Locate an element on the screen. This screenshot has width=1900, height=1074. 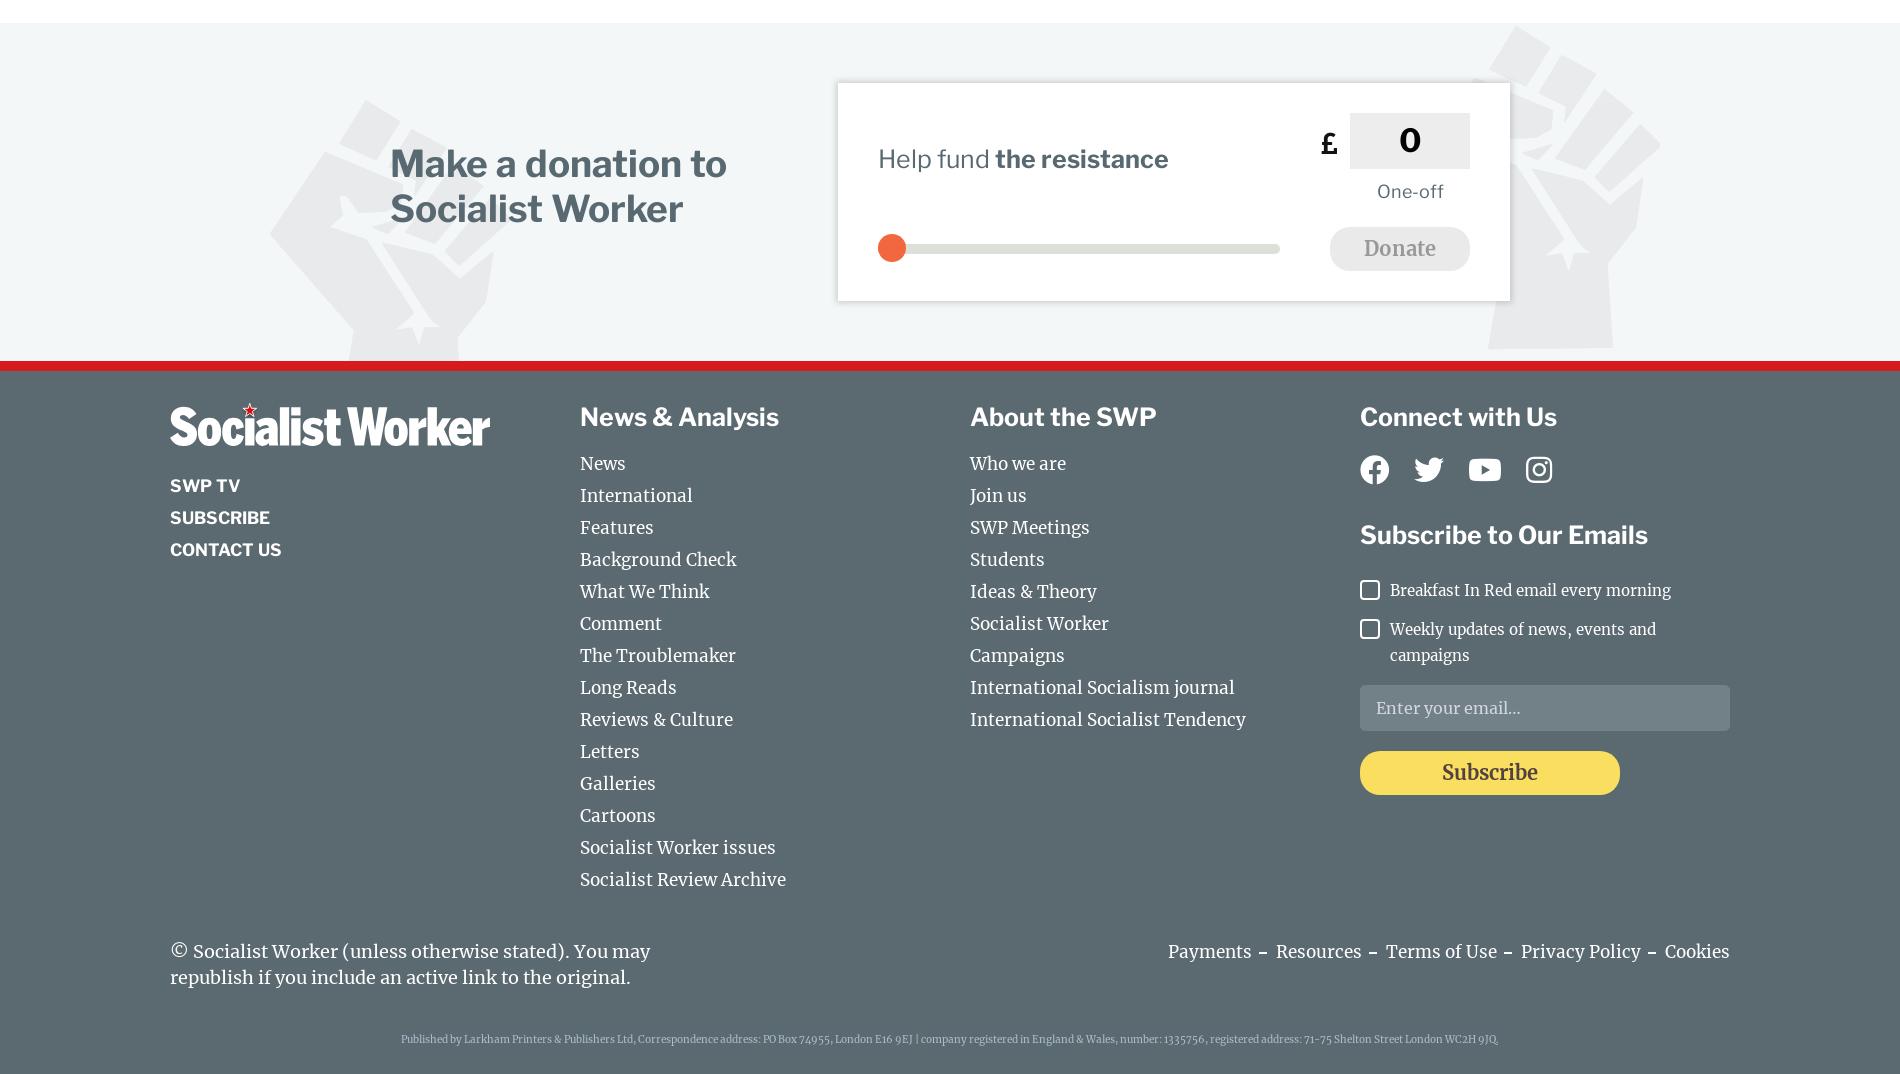
'Reviews & Culture' is located at coordinates (656, 720).